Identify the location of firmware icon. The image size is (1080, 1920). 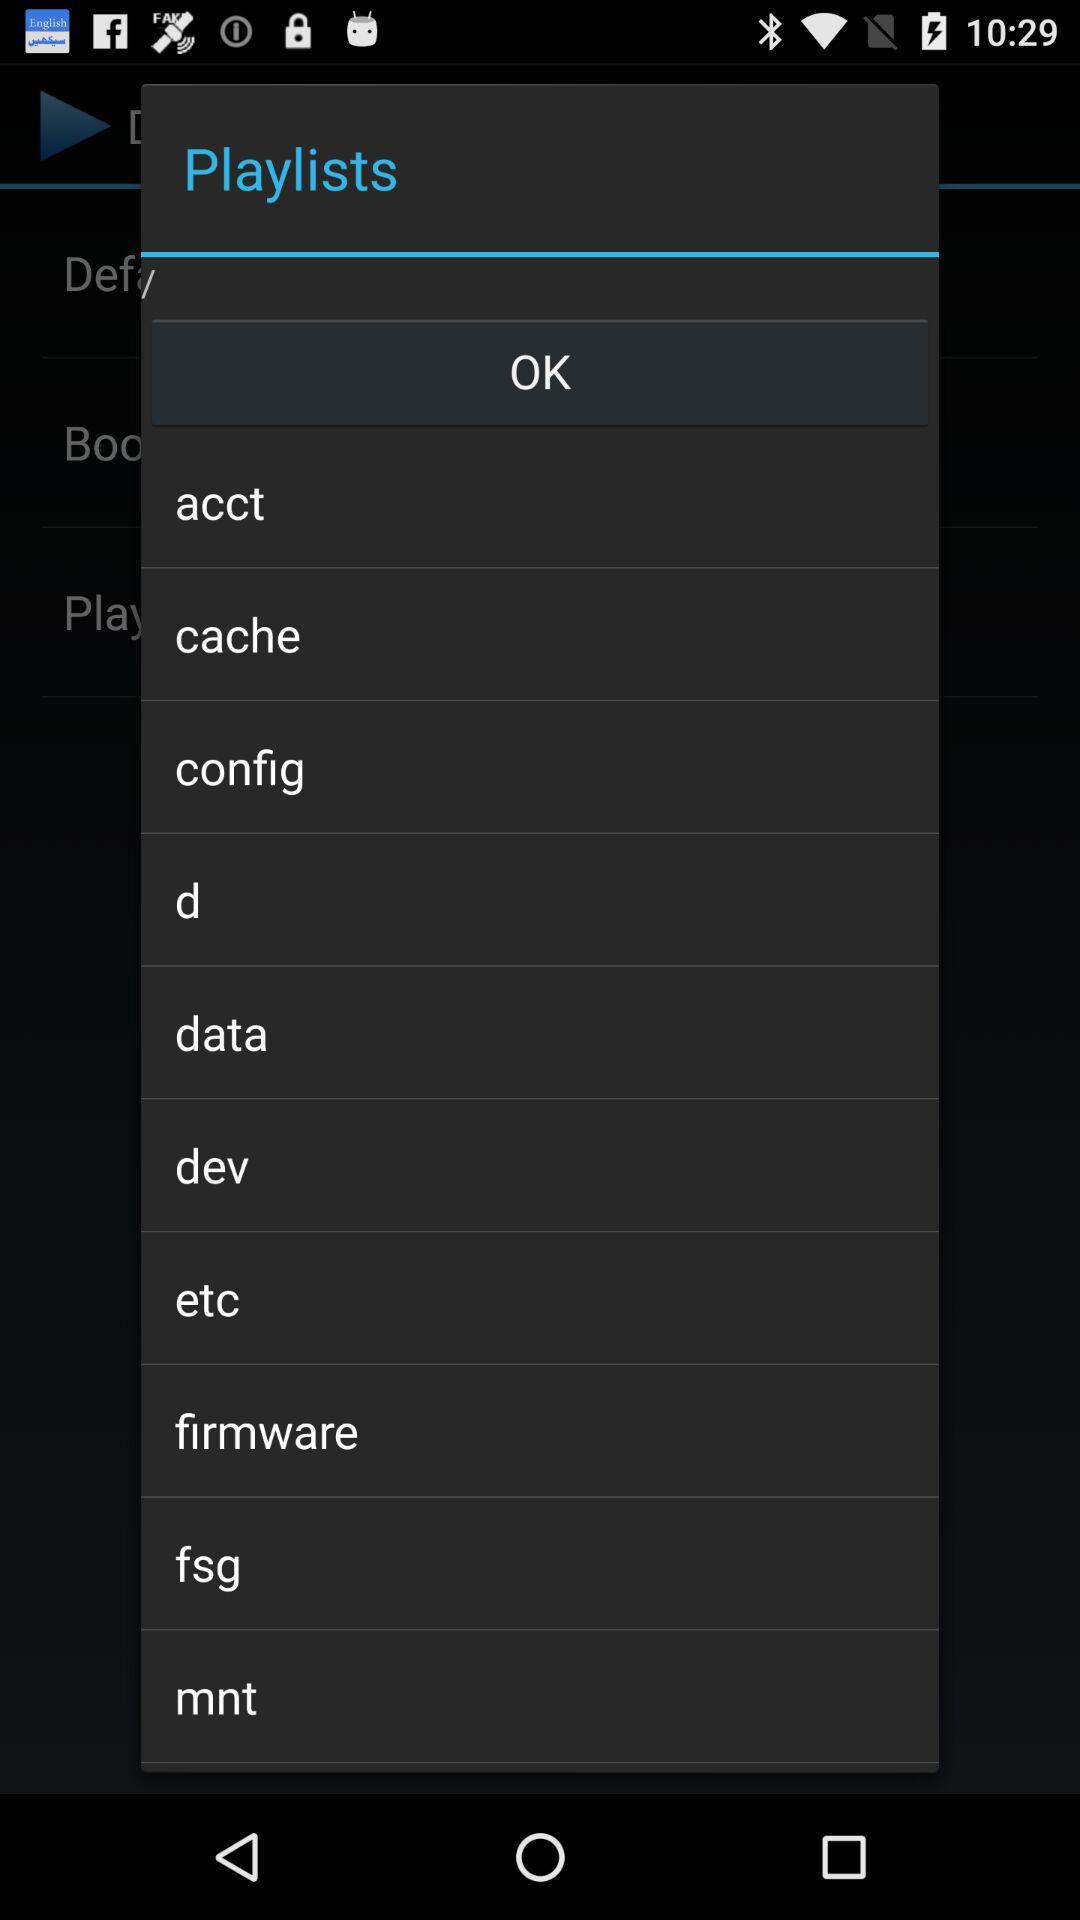
(540, 1429).